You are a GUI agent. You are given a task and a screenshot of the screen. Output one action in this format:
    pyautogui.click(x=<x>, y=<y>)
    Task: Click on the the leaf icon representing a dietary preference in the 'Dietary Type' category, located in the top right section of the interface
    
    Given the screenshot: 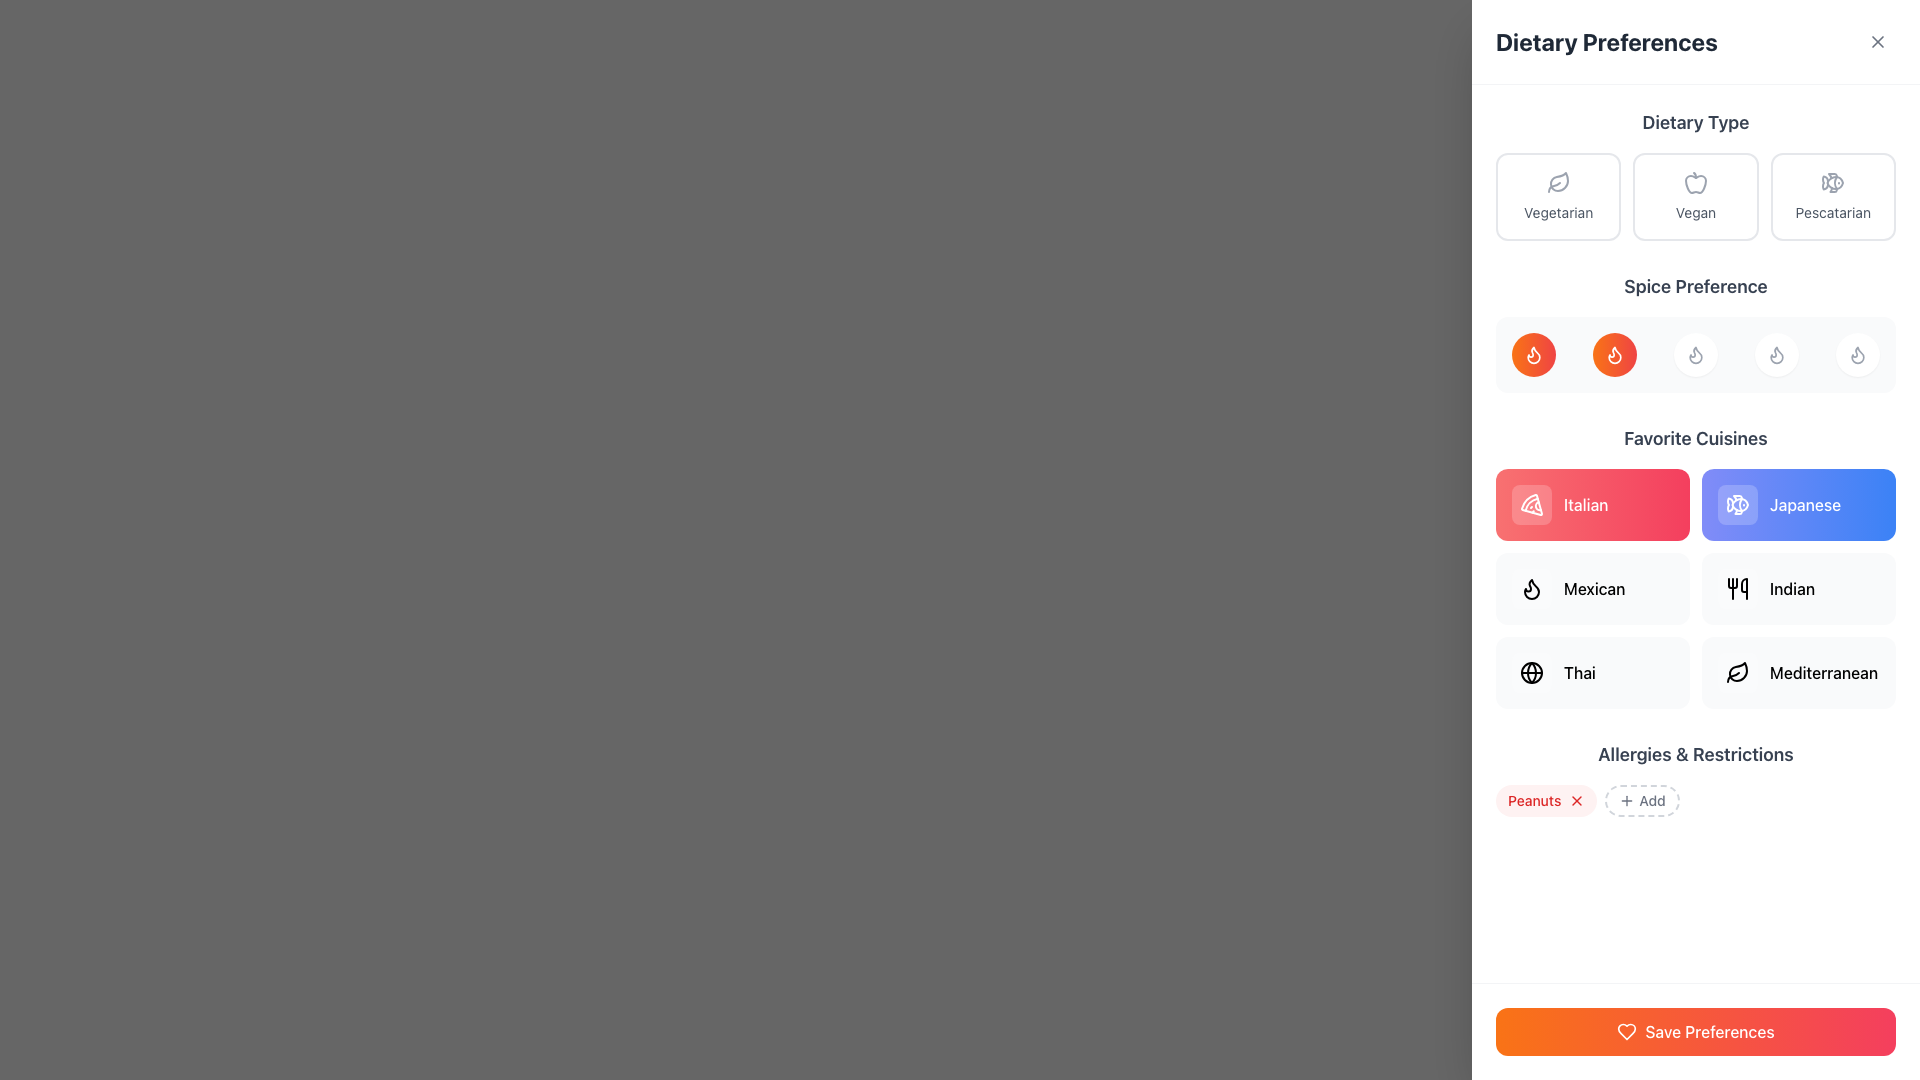 What is the action you would take?
    pyautogui.click(x=1558, y=181)
    